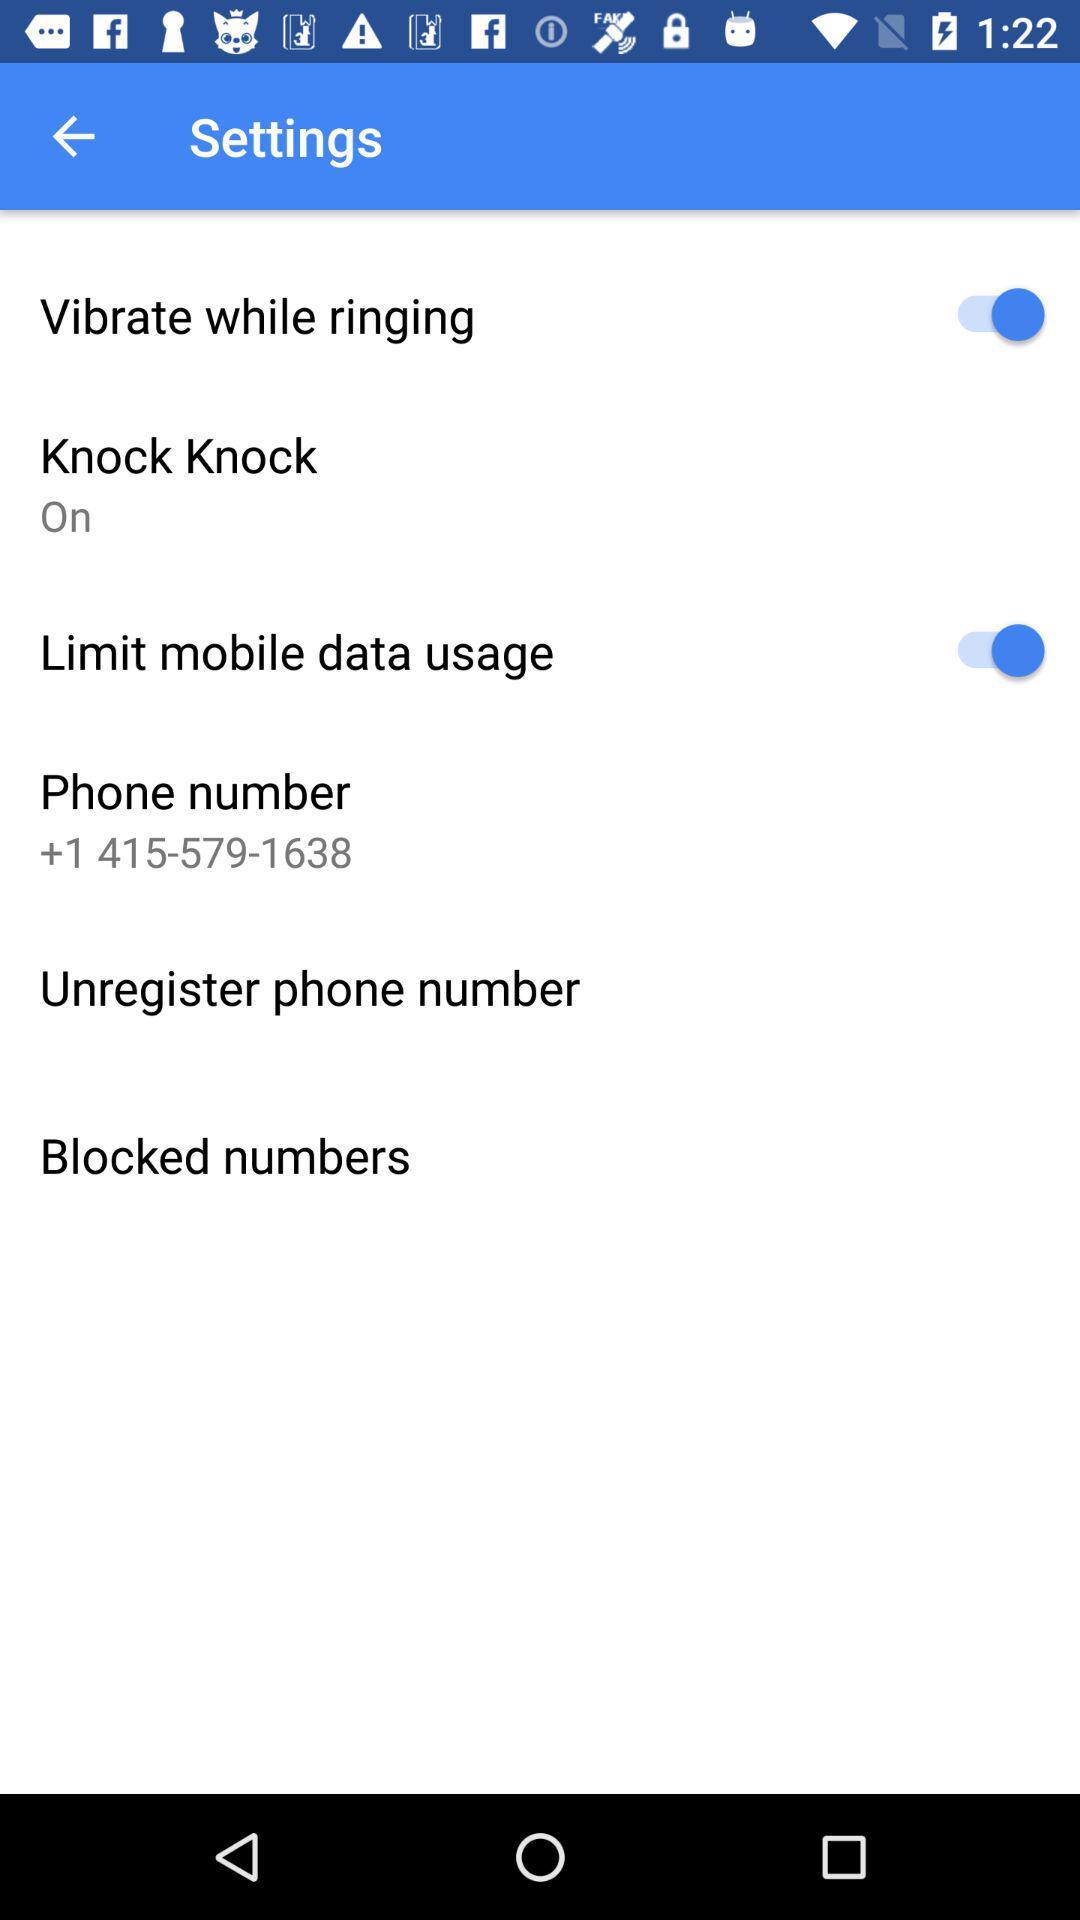 This screenshot has width=1080, height=1920. What do you see at coordinates (256, 314) in the screenshot?
I see `item above the knock knock icon` at bounding box center [256, 314].